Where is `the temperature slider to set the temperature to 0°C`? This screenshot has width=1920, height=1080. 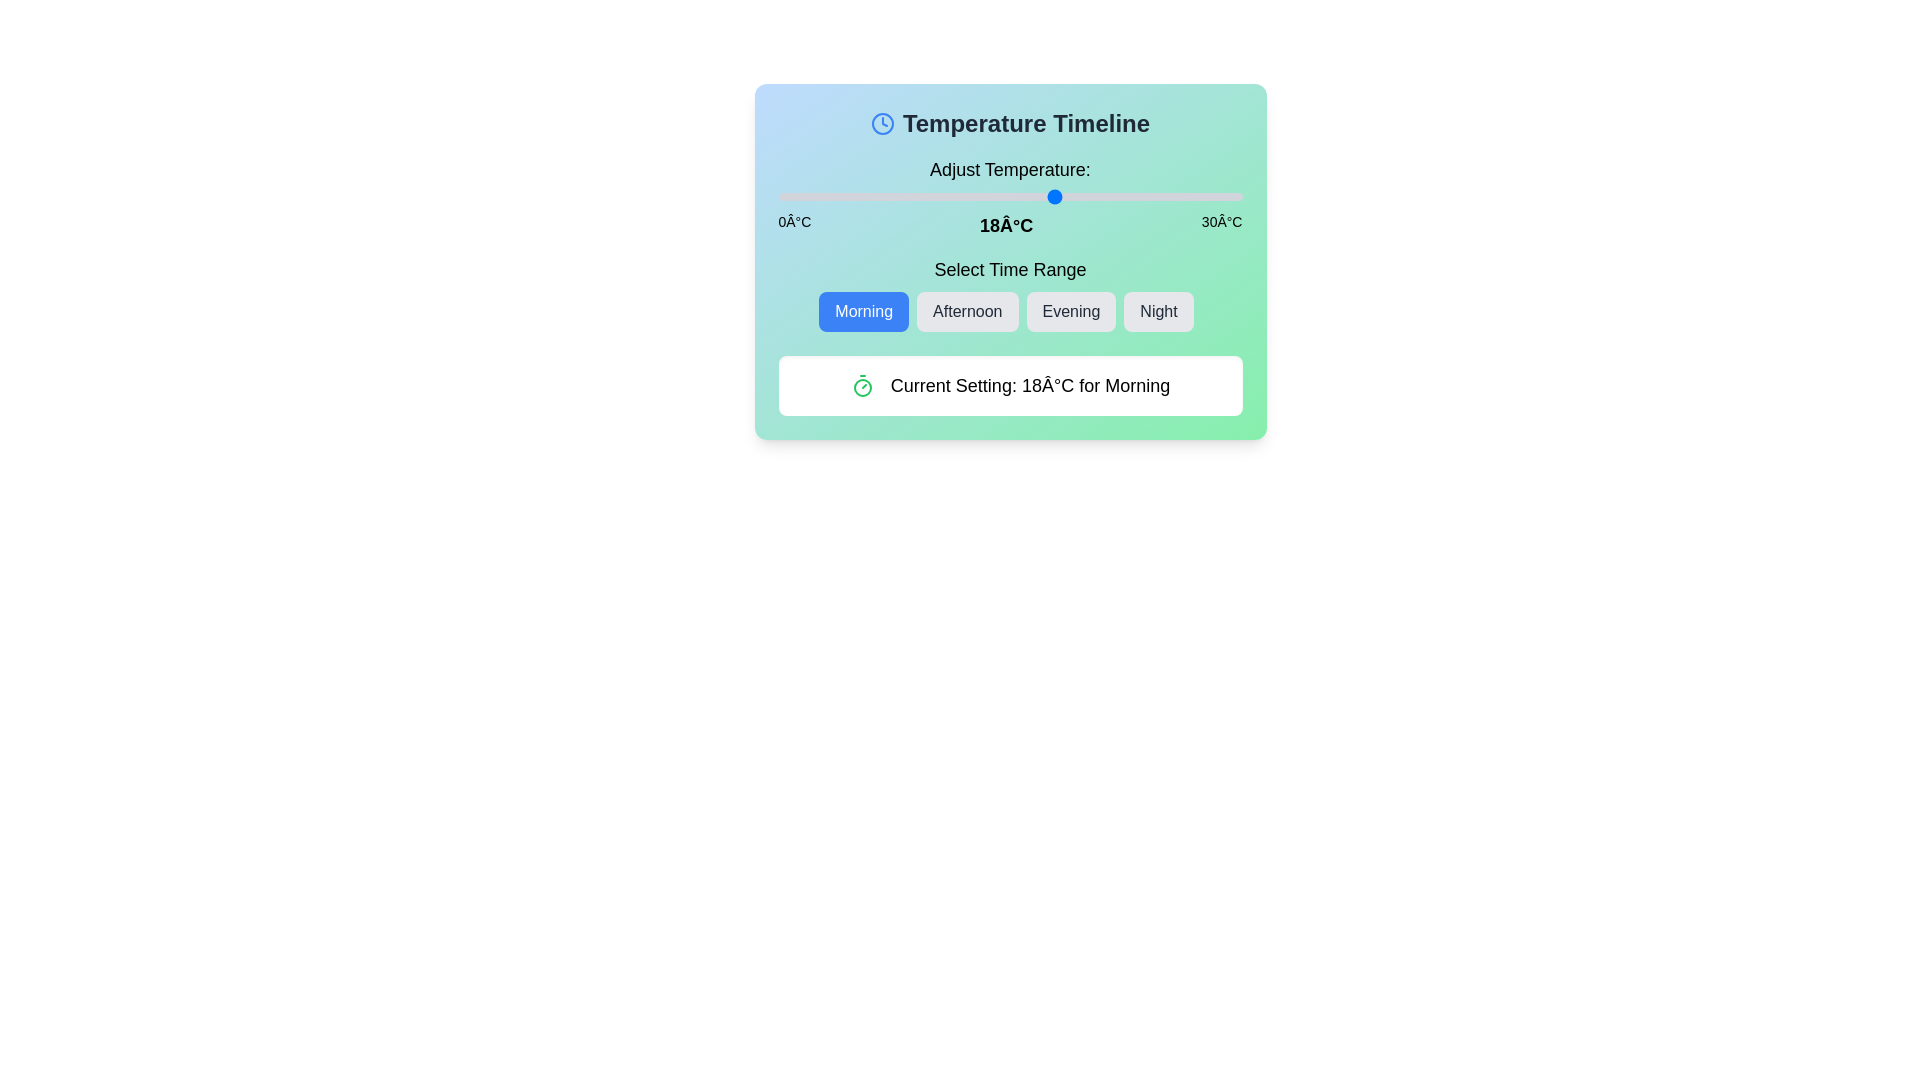
the temperature slider to set the temperature to 0°C is located at coordinates (777, 196).